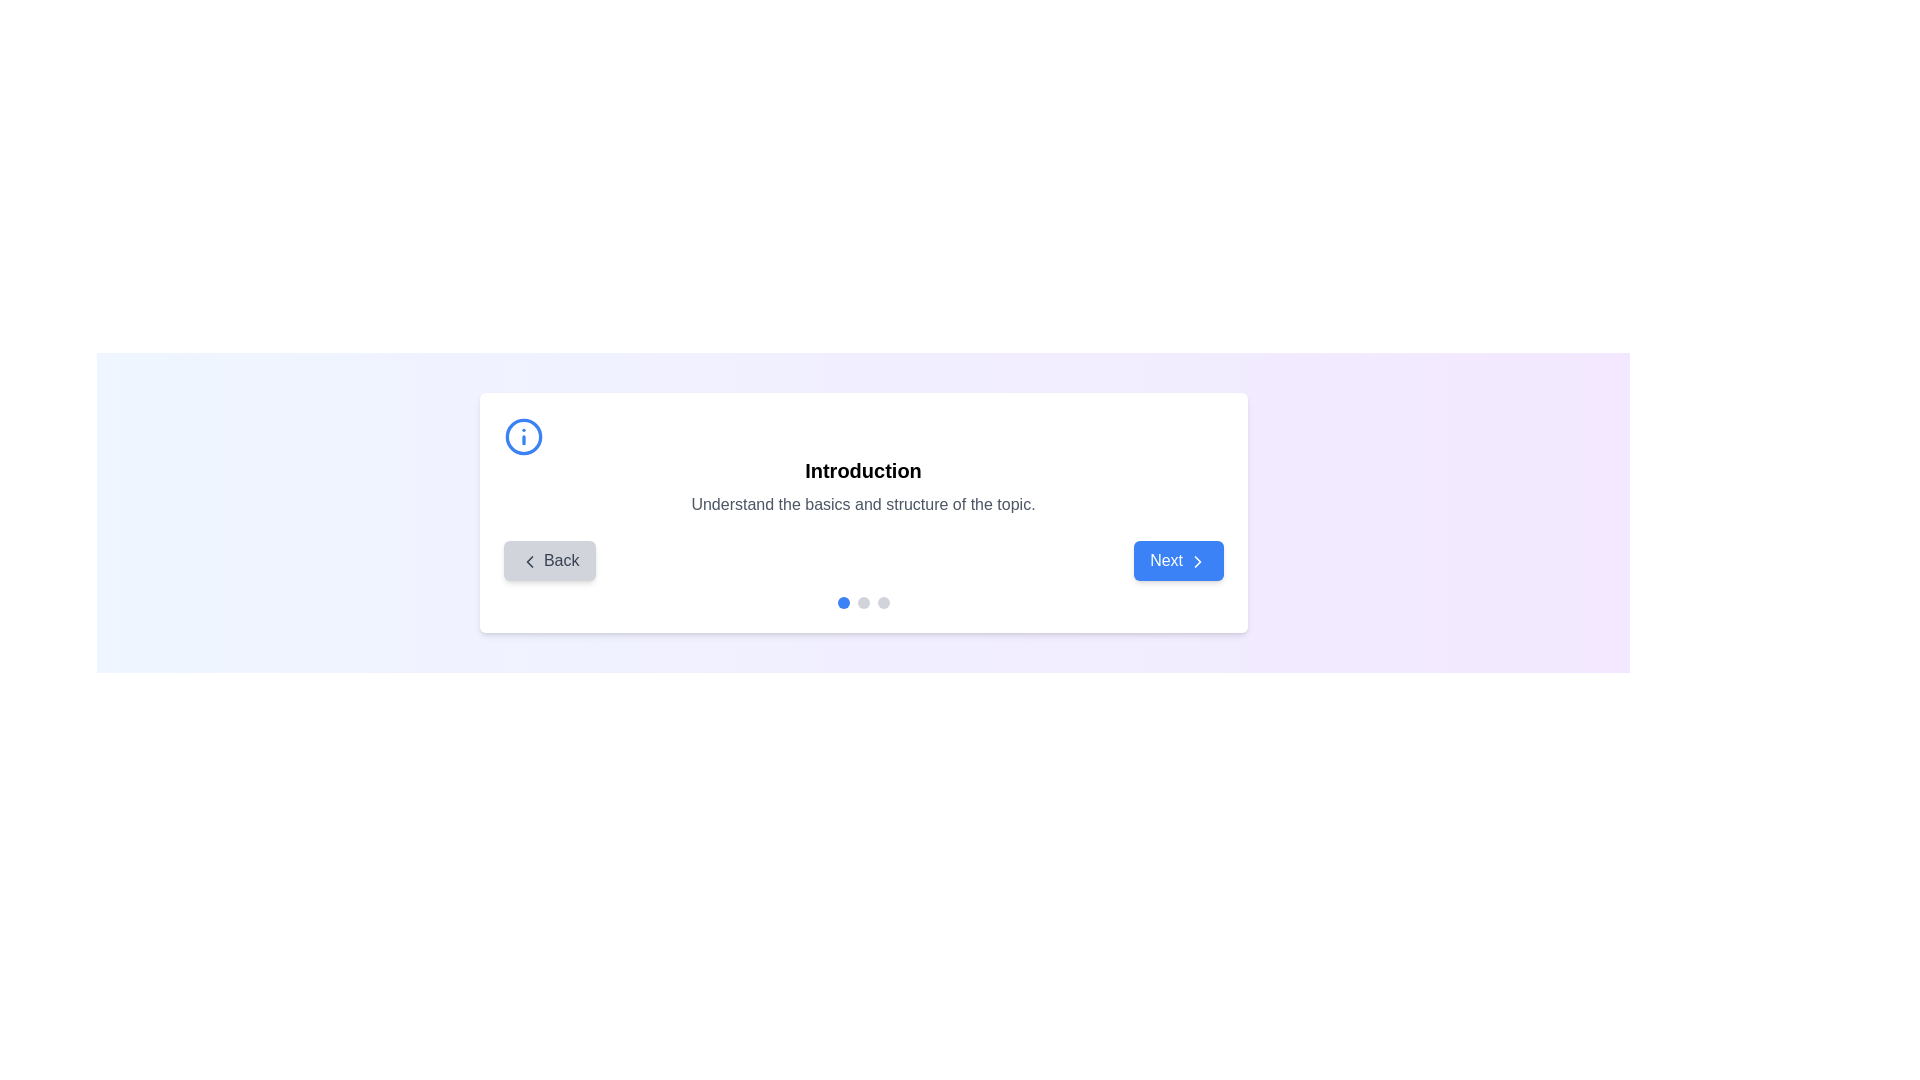 The image size is (1920, 1080). Describe the element at coordinates (523, 435) in the screenshot. I see `the blue circular information icon located in the top-left part of the card` at that location.